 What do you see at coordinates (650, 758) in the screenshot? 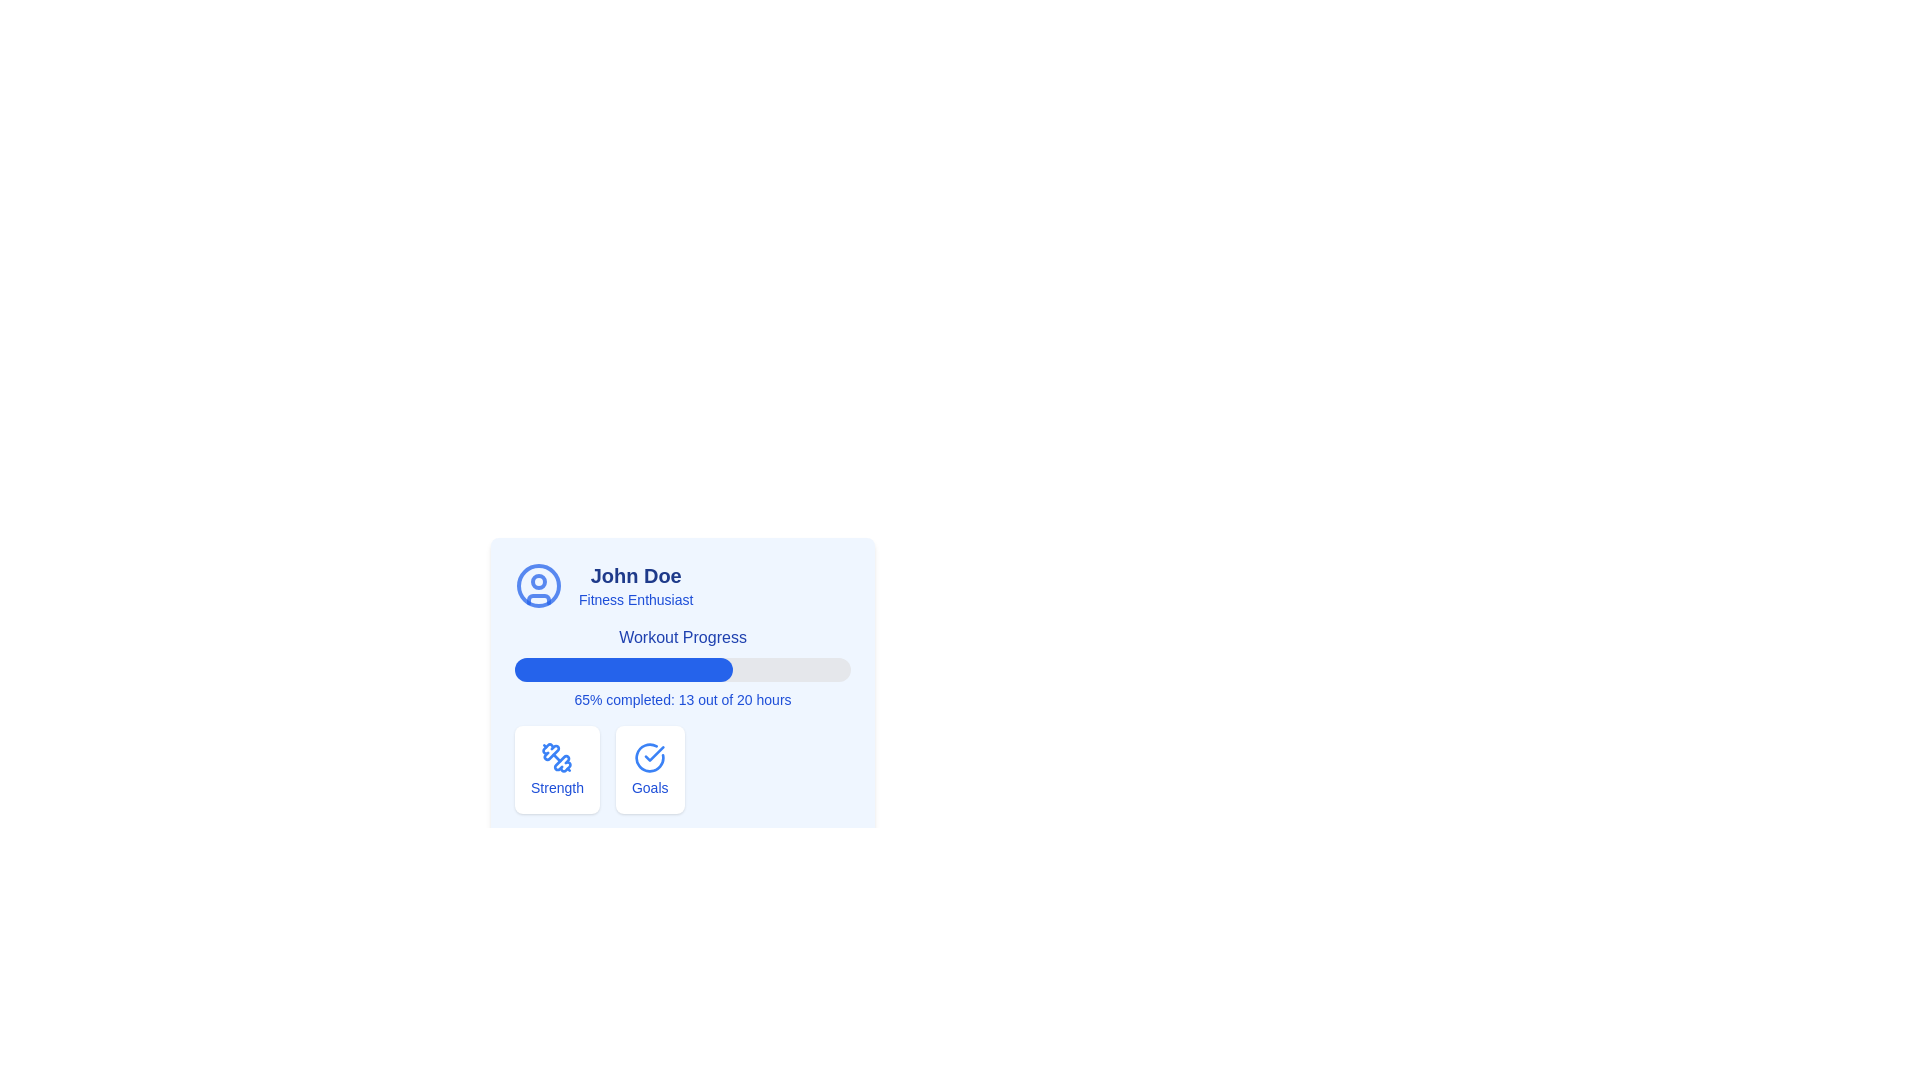
I see `the success icon located at the top center of the 'Goals' card, which indicates the completion of goals` at bounding box center [650, 758].